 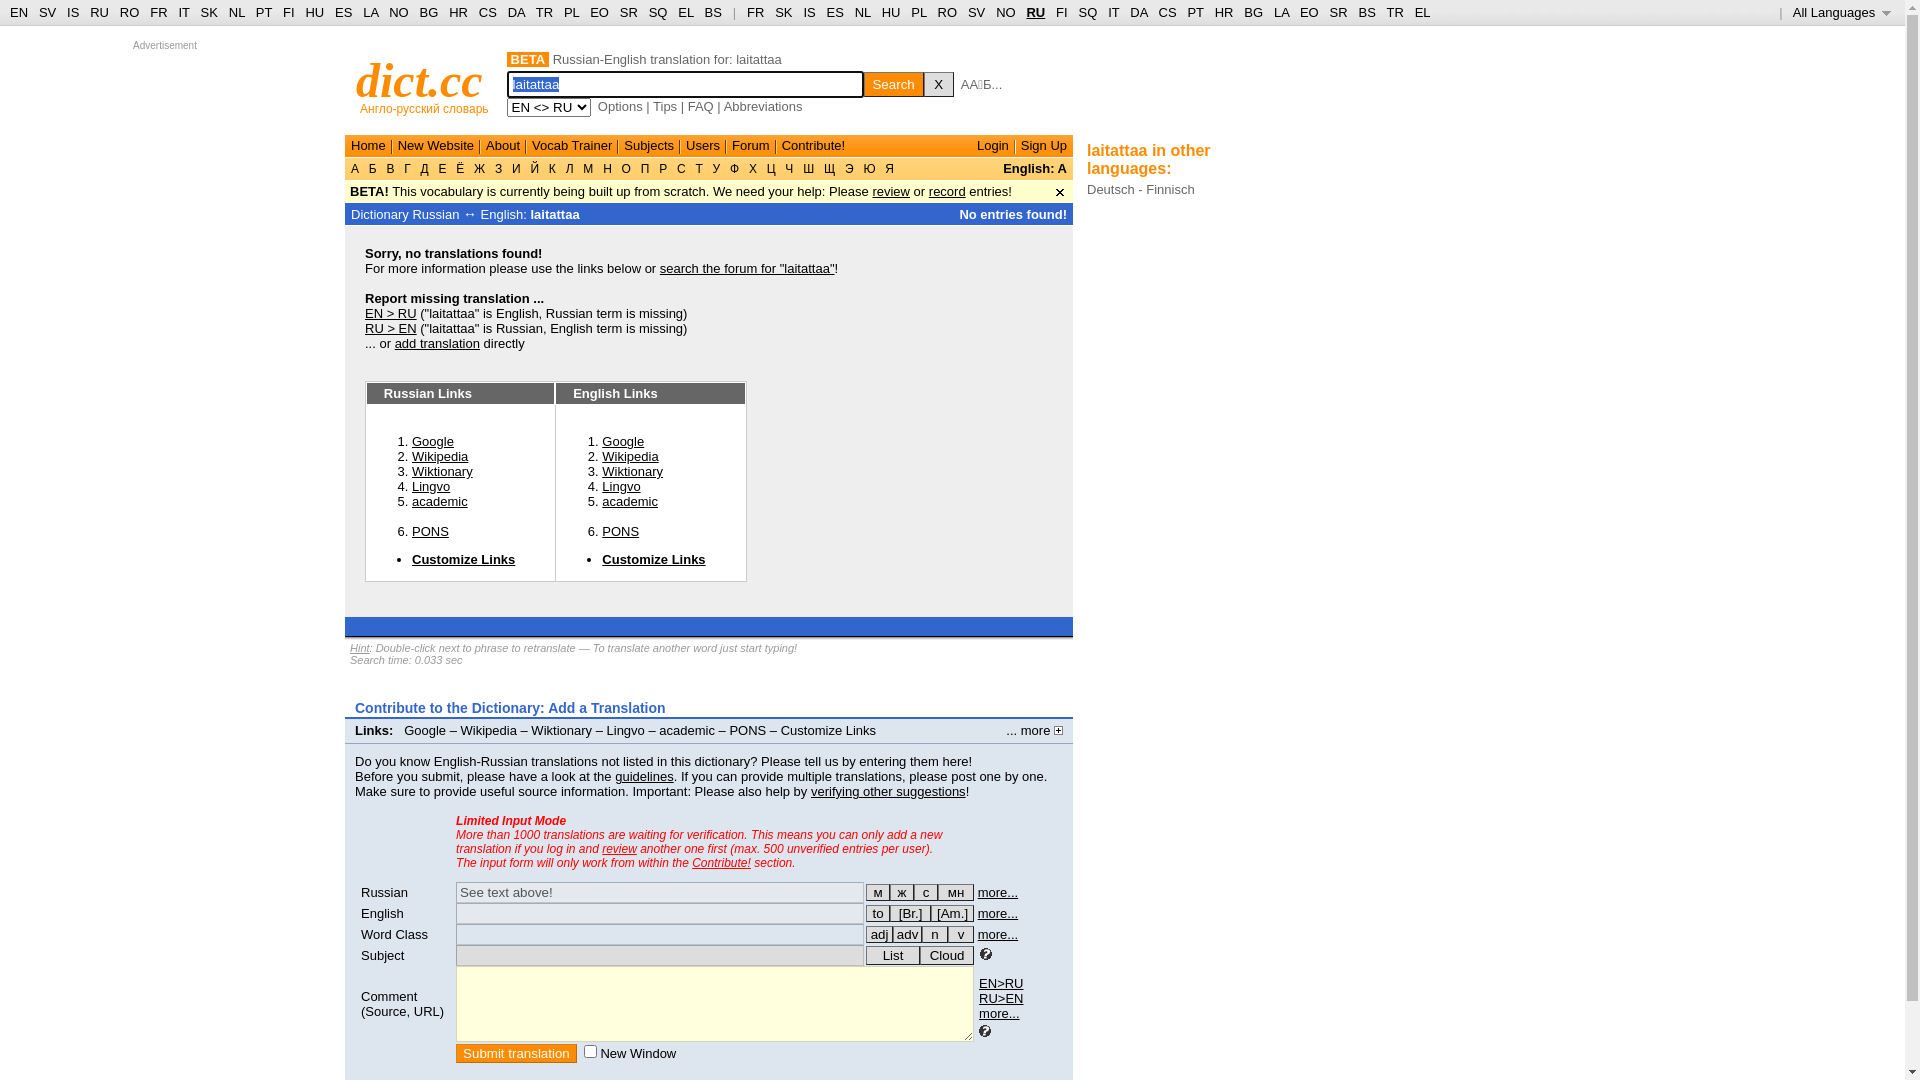 What do you see at coordinates (947, 12) in the screenshot?
I see `'RO'` at bounding box center [947, 12].